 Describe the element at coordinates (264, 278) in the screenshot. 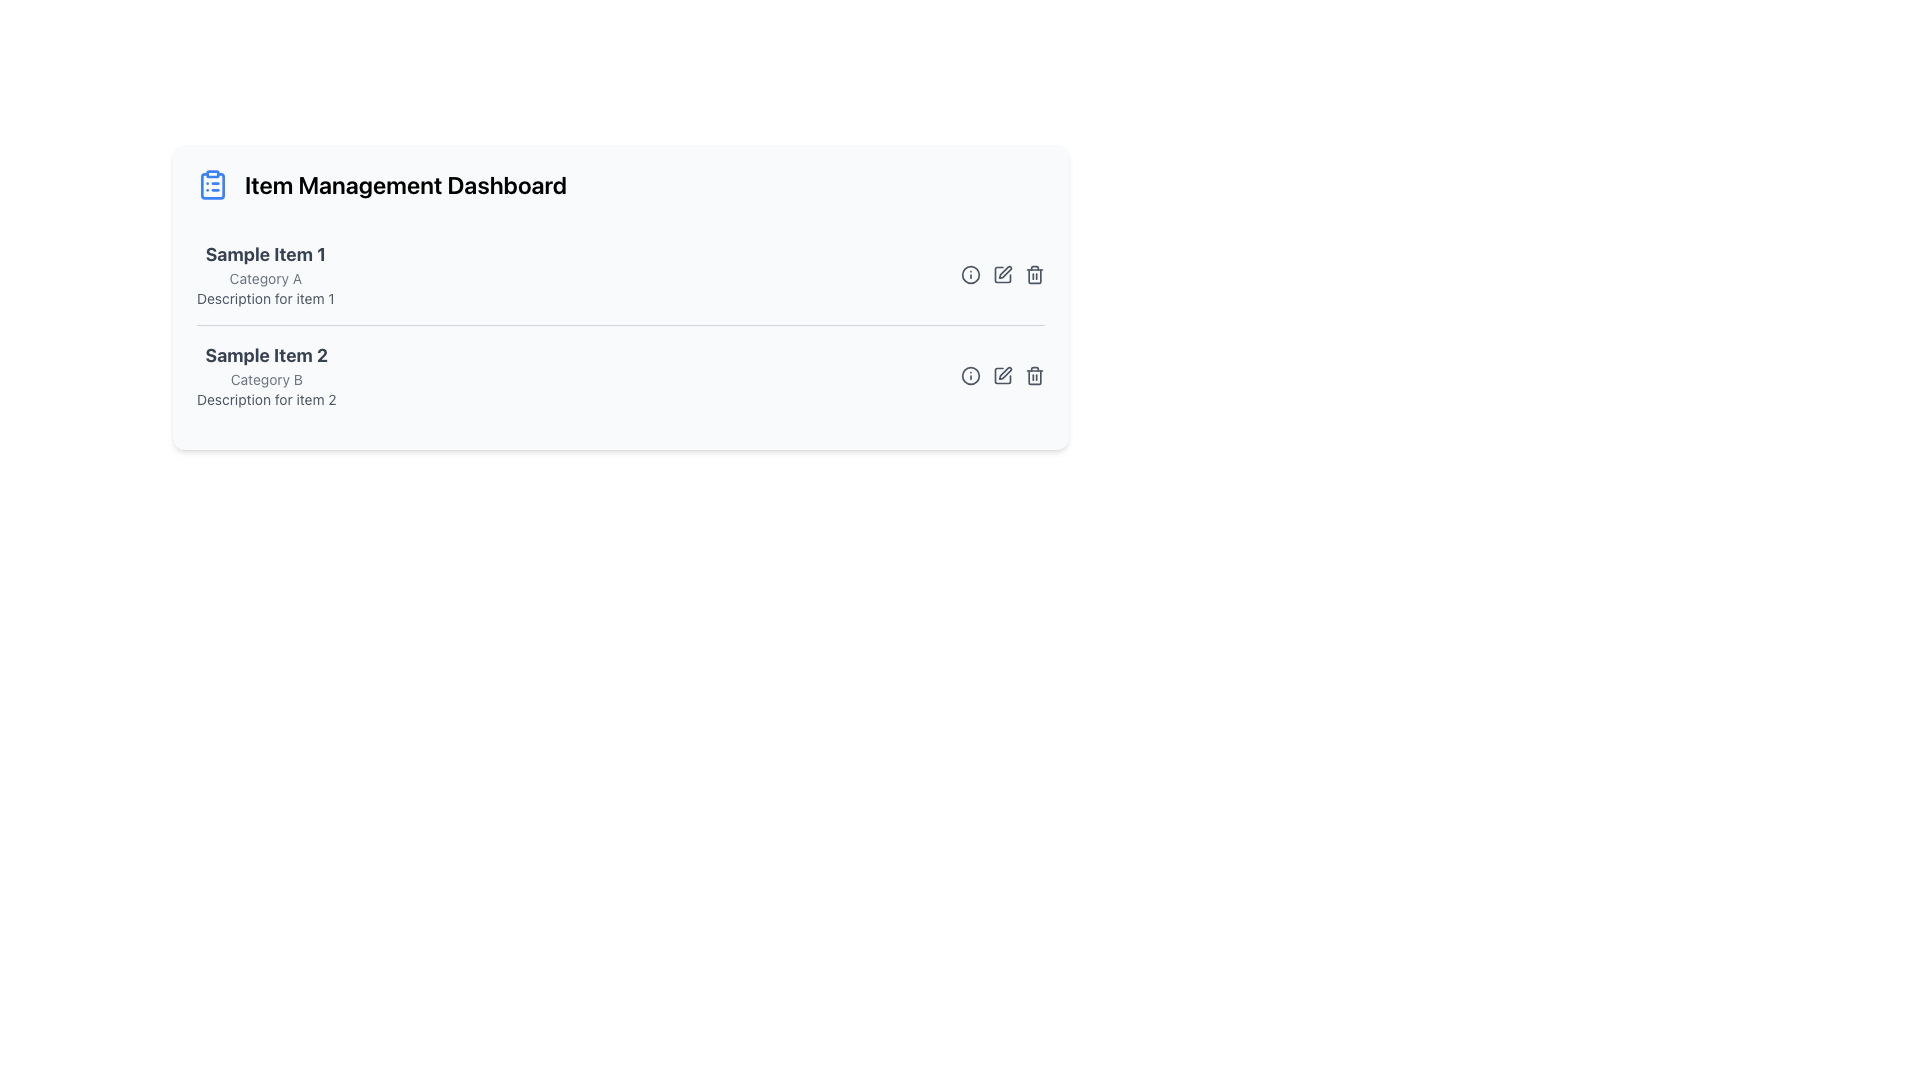

I see `the static label text that categorizes 'Sample Item 1', located below the title and above the description` at that location.